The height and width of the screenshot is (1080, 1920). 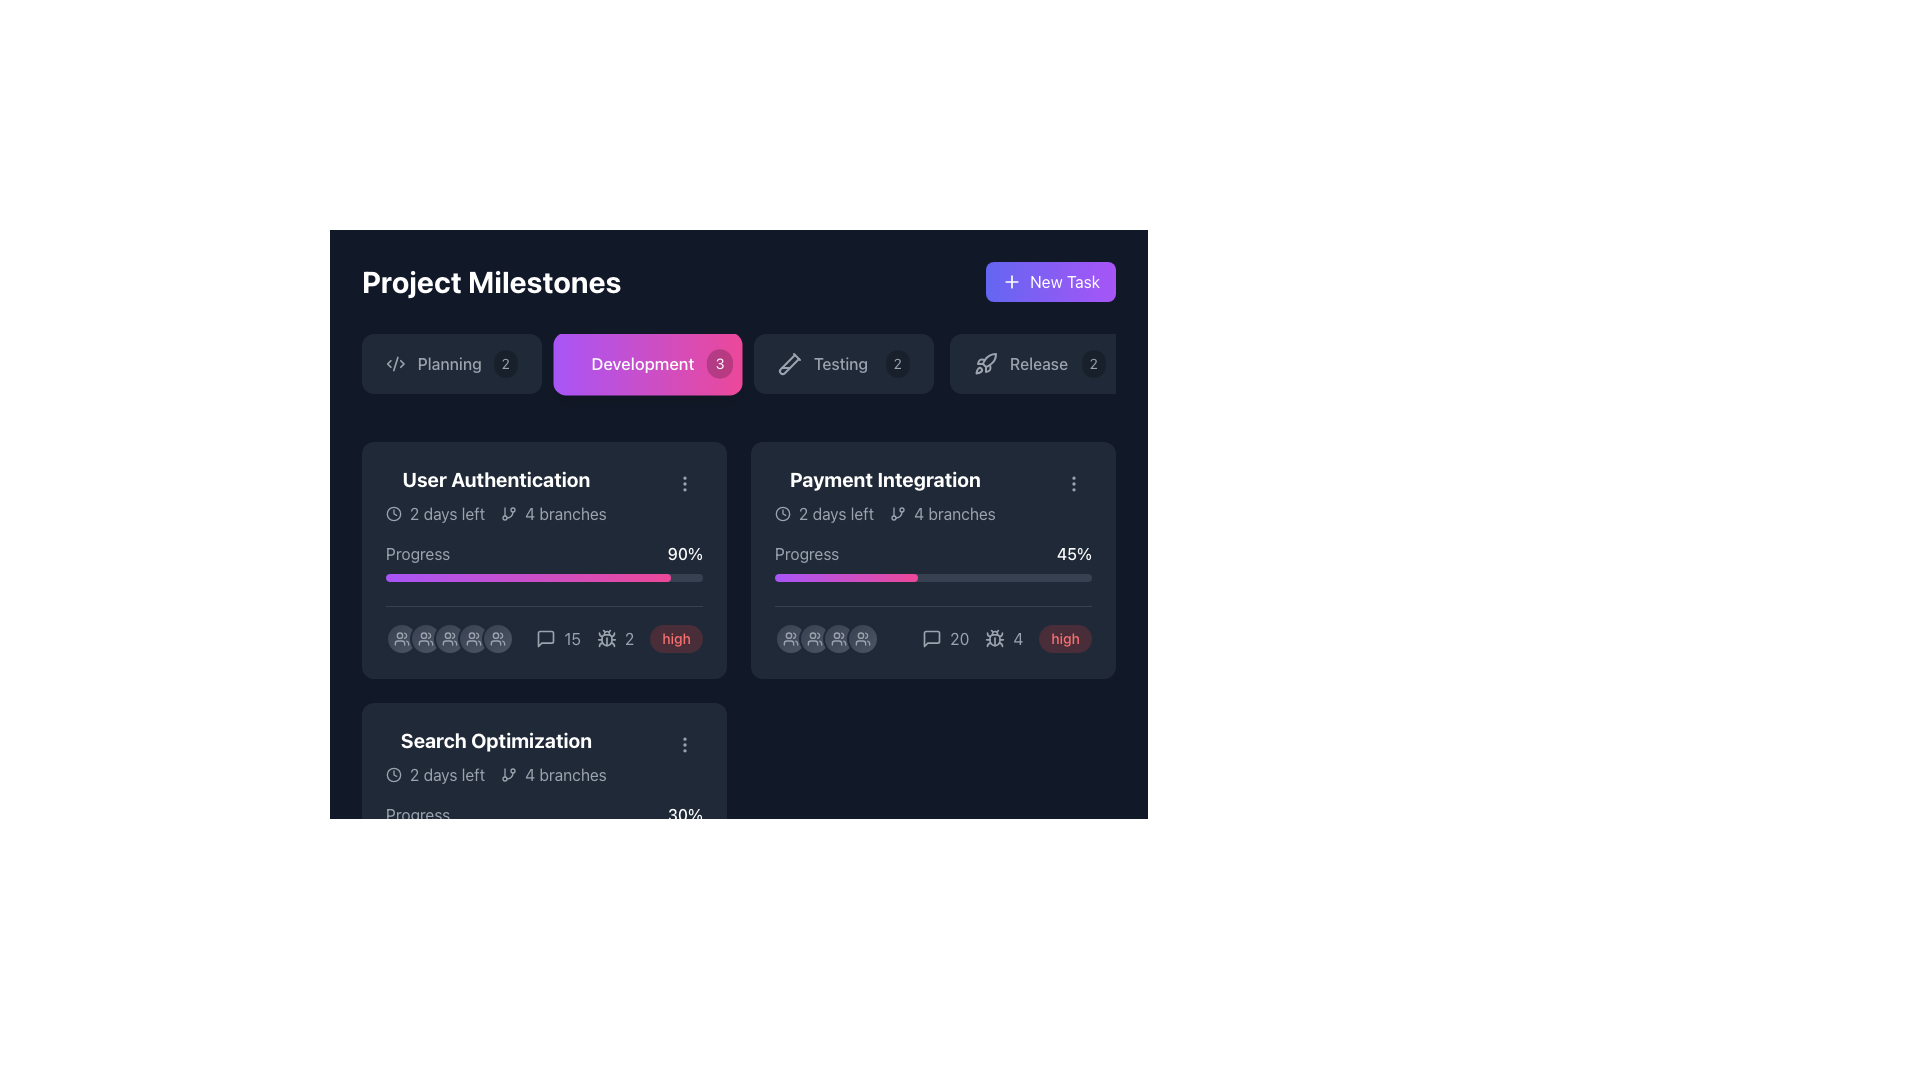 I want to click on the fourth interactive button labeled 'Release' with a rocket icon, so click(x=1040, y=363).